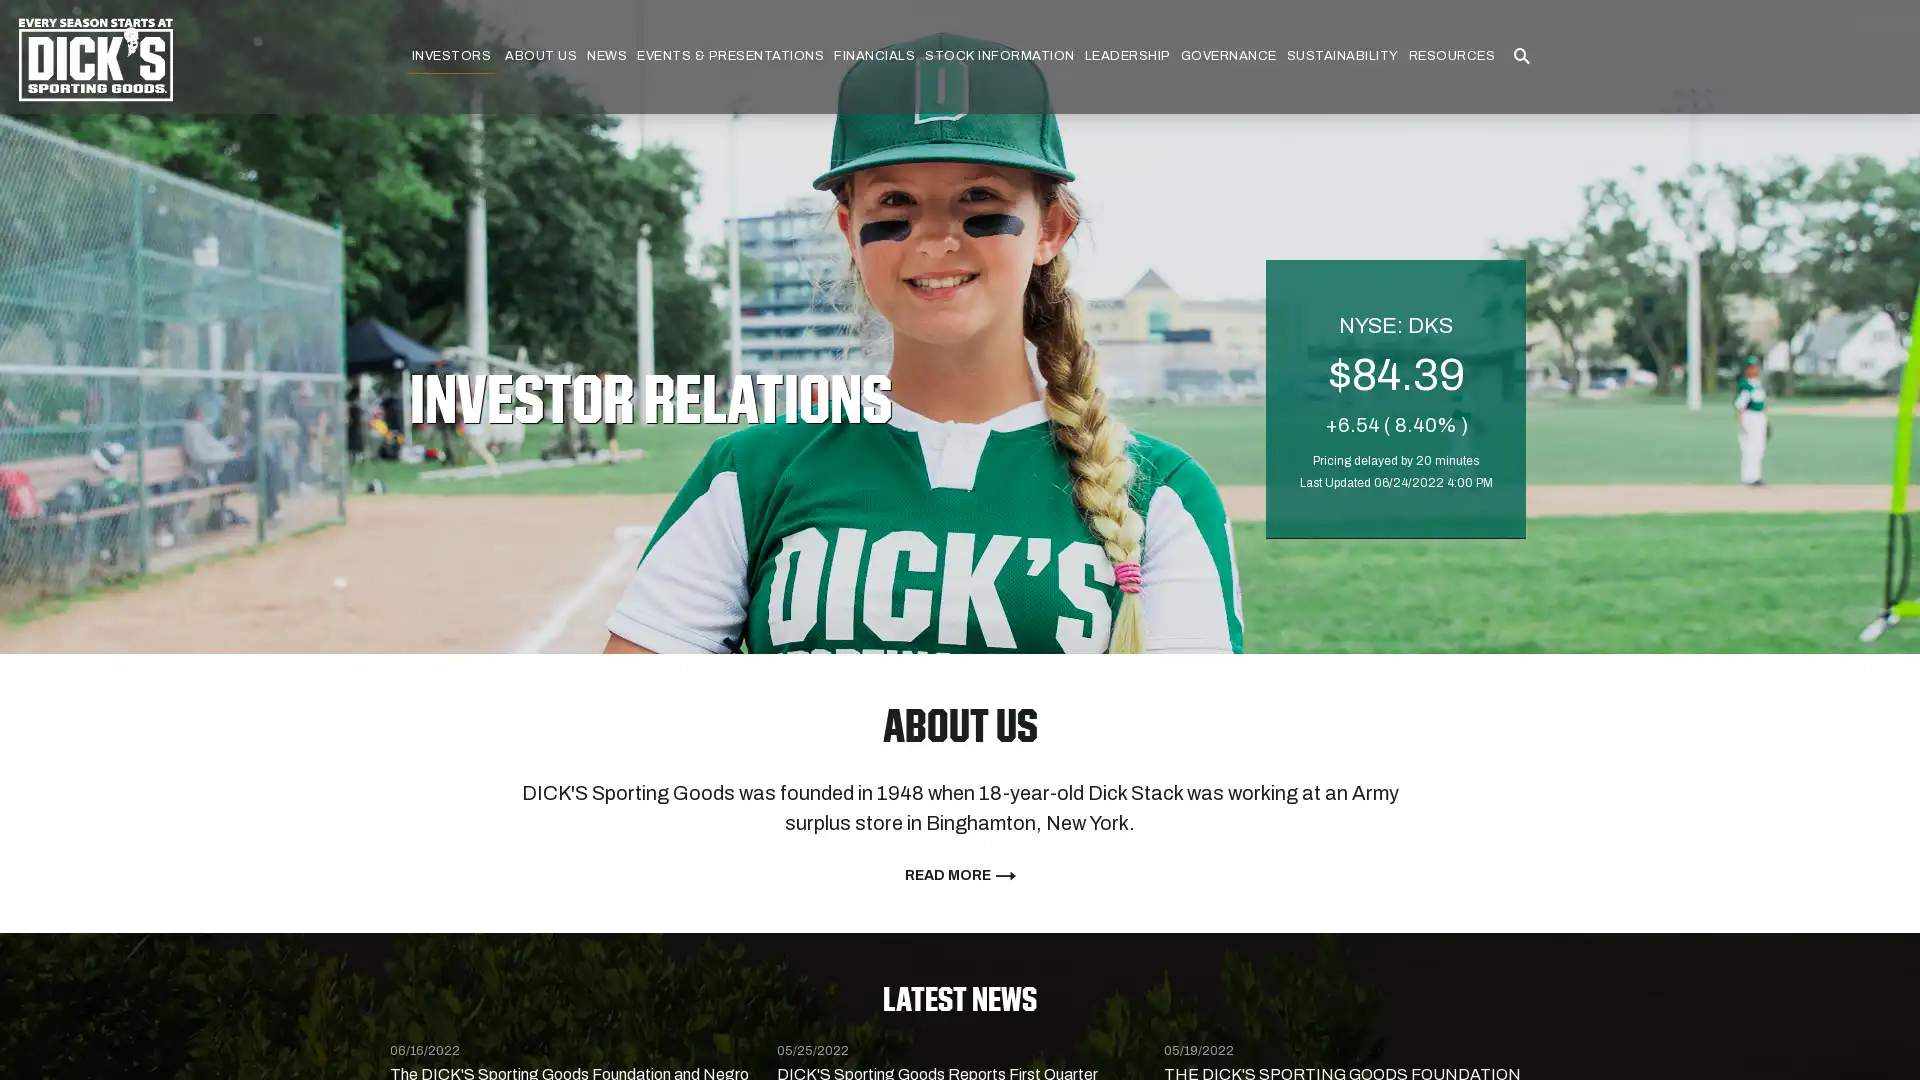  I want to click on toggle search, so click(1520, 56).